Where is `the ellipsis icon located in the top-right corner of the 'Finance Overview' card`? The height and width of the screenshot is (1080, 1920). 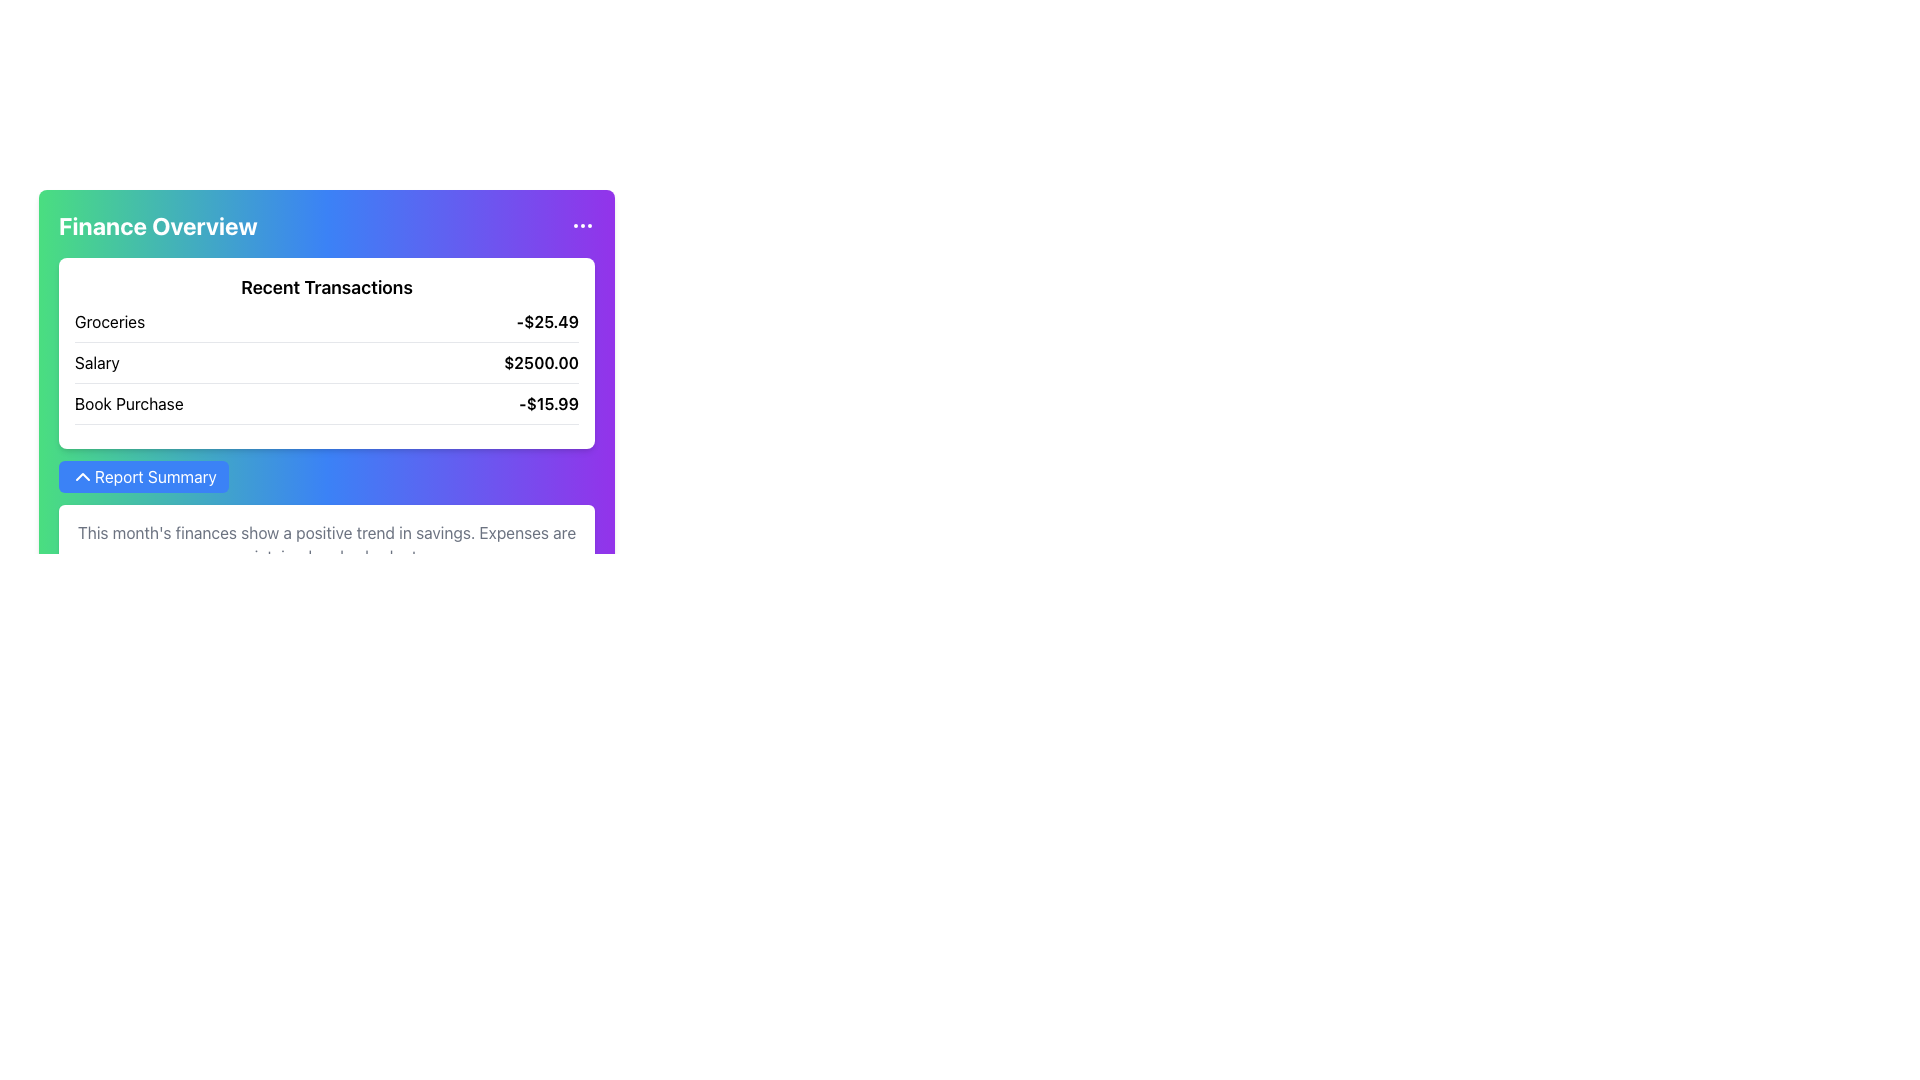
the ellipsis icon located in the top-right corner of the 'Finance Overview' card is located at coordinates (581, 225).